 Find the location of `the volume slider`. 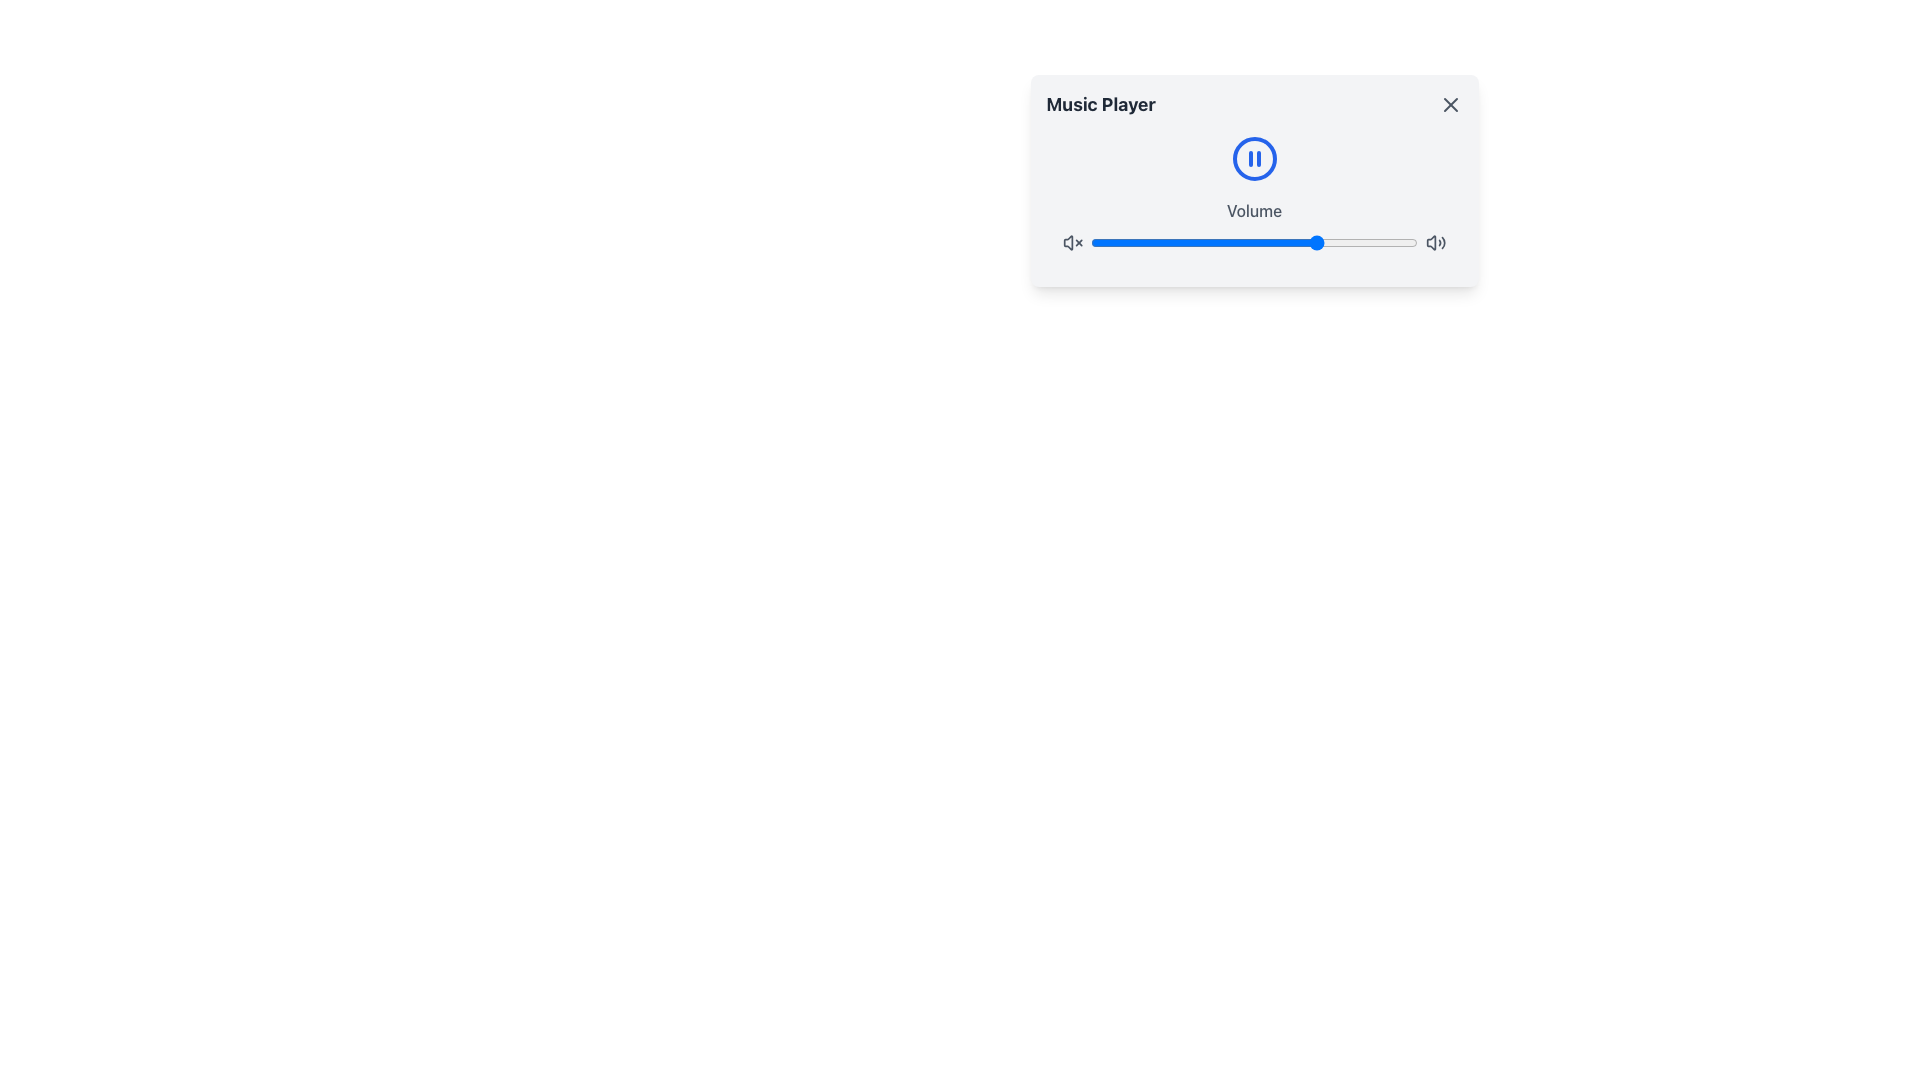

the volume slider is located at coordinates (1329, 242).